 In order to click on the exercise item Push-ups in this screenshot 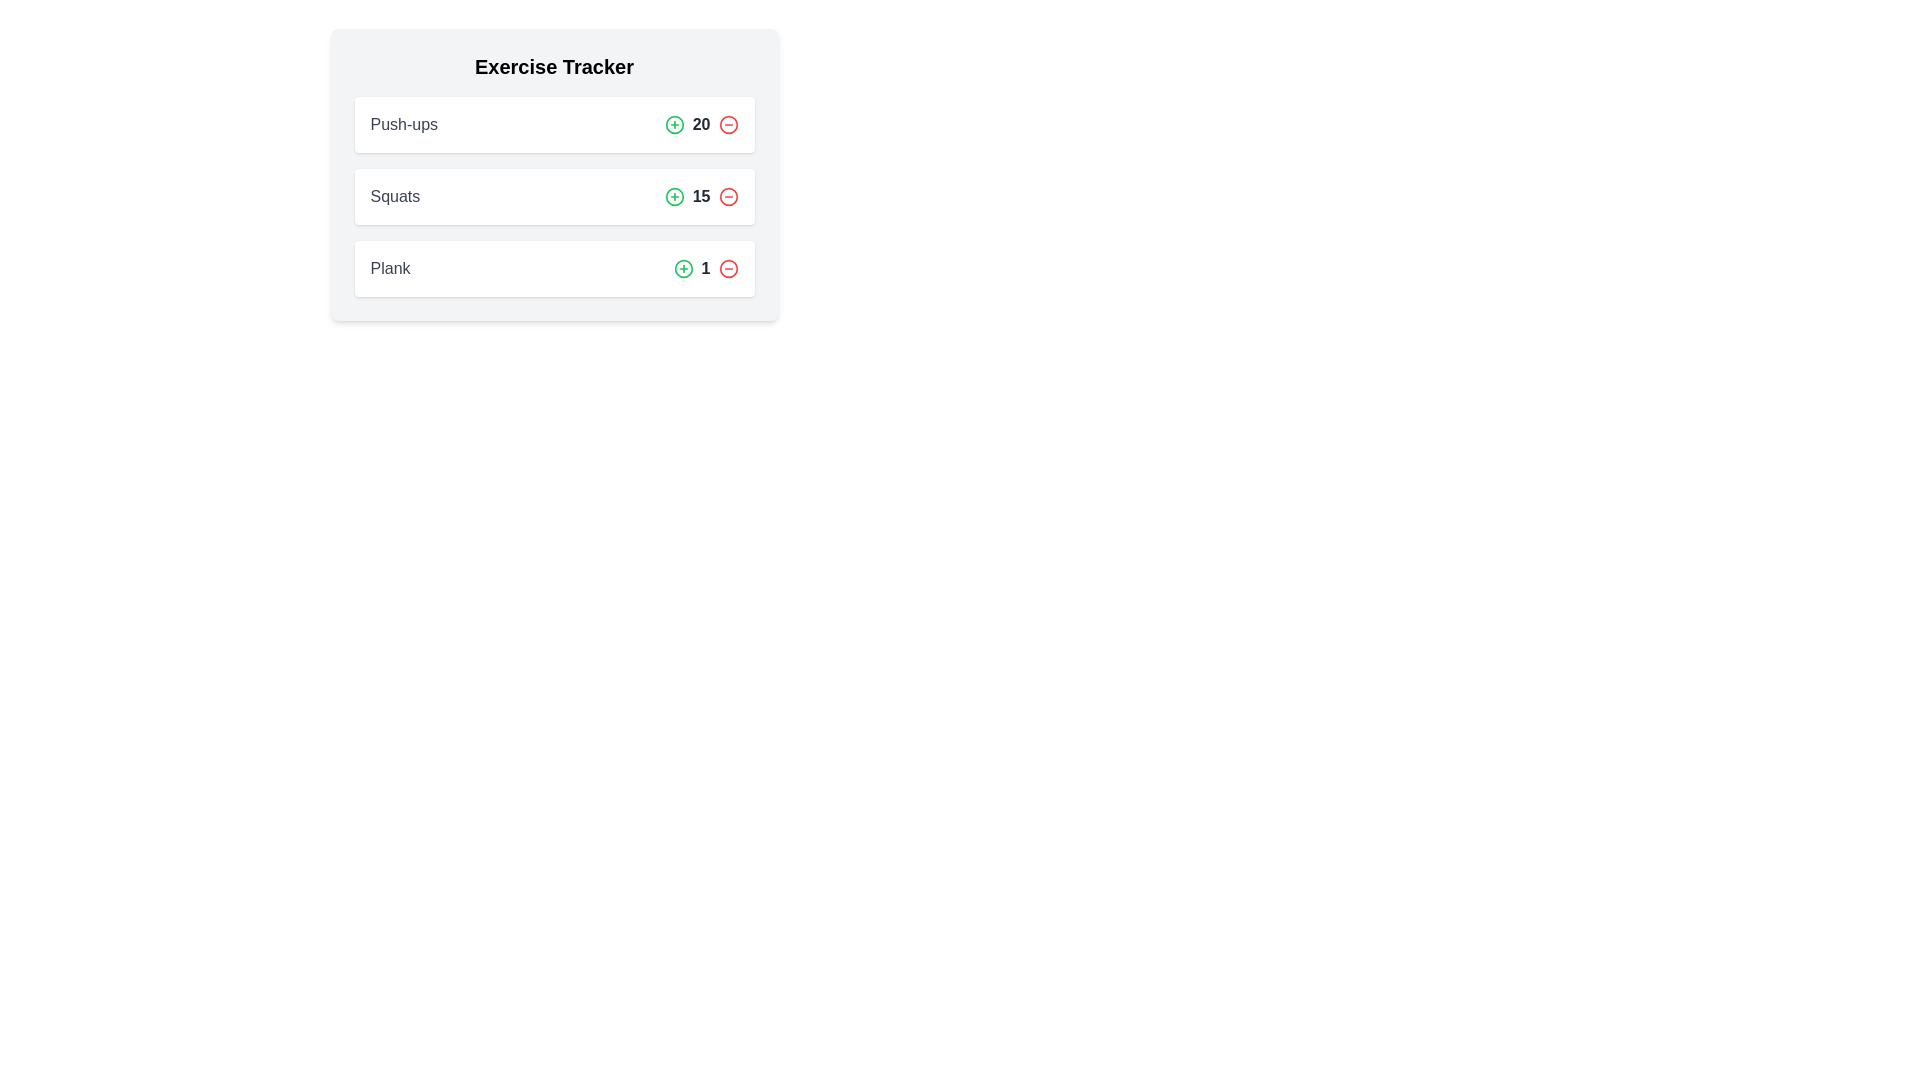, I will do `click(554, 124)`.